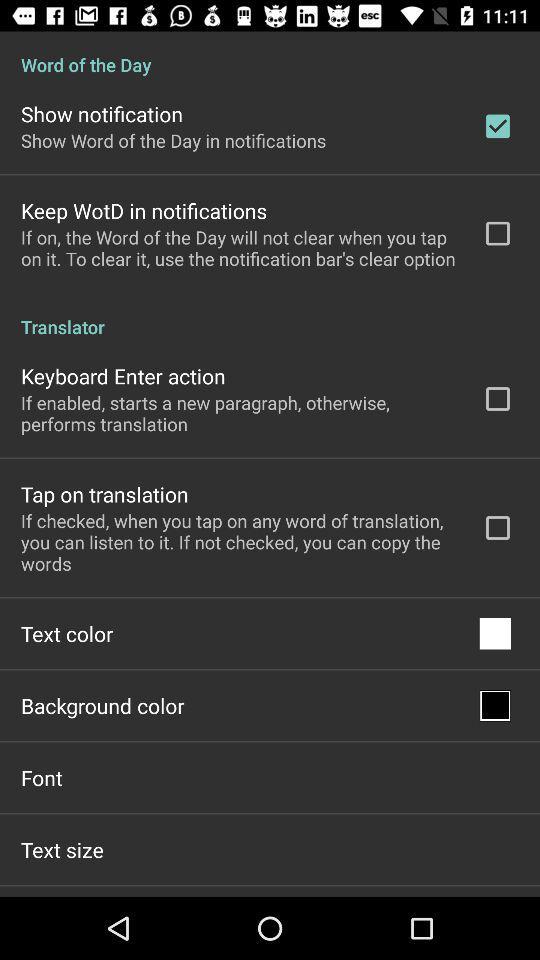 Image resolution: width=540 pixels, height=960 pixels. Describe the element at coordinates (123, 375) in the screenshot. I see `the keyboard enter action` at that location.